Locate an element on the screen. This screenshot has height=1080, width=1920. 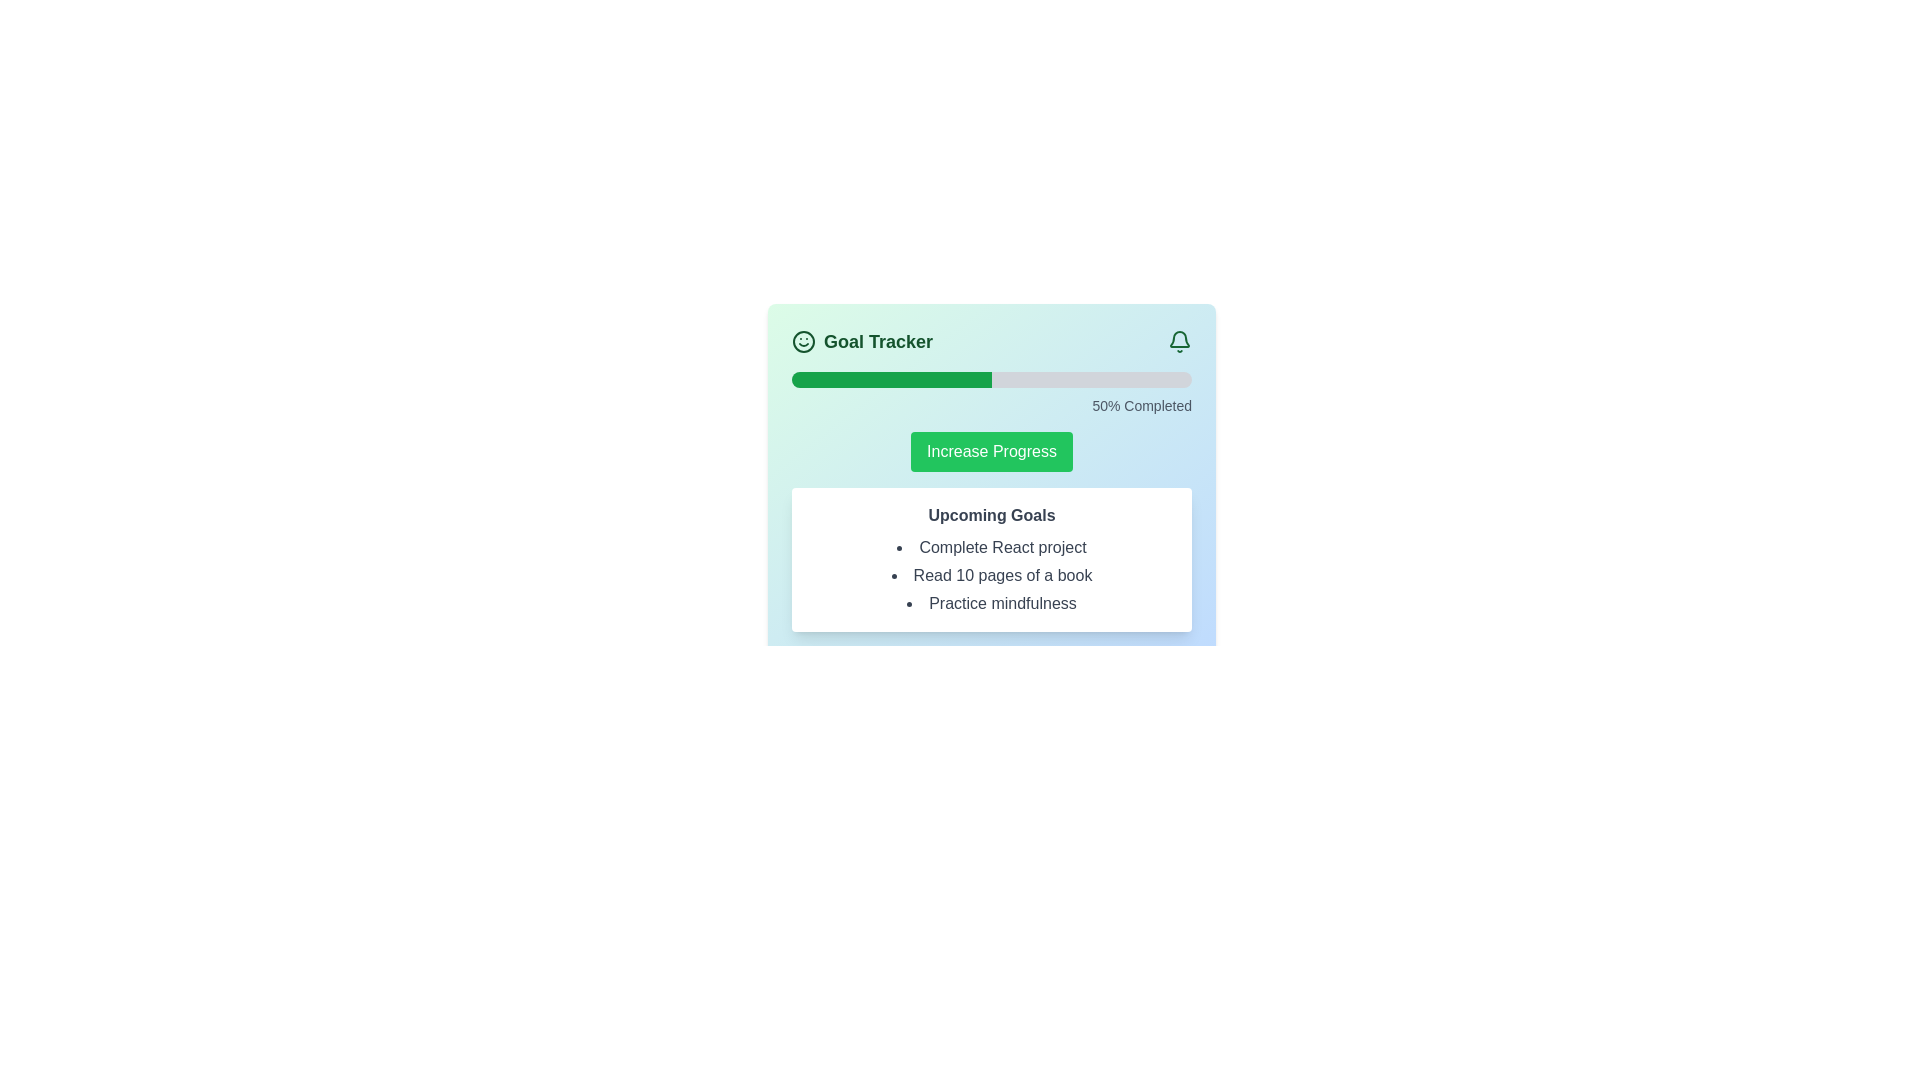
the information represented is located at coordinates (878, 341).